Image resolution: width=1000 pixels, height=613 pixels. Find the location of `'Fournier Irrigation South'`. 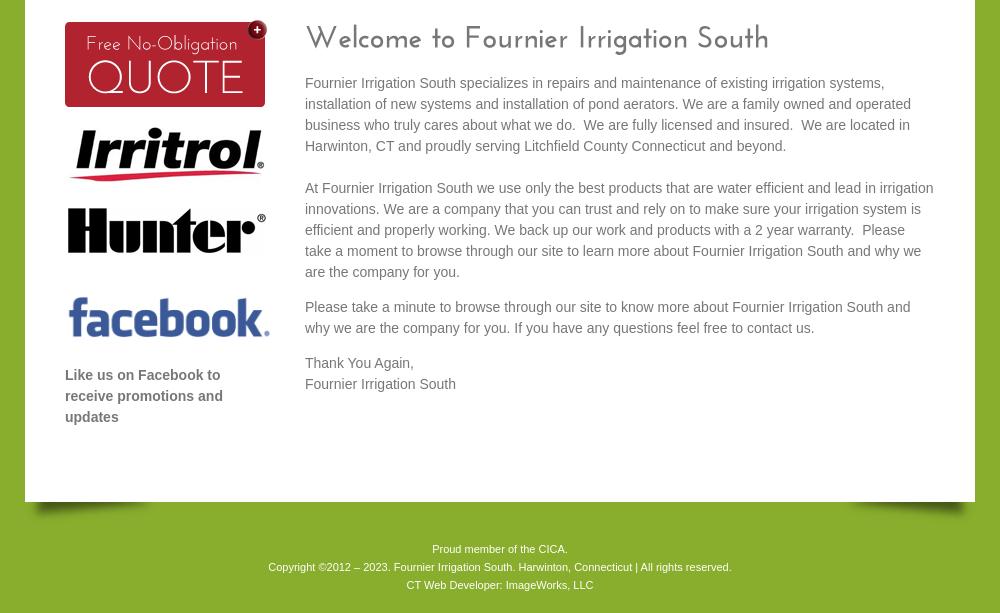

'Fournier Irrigation South' is located at coordinates (380, 382).